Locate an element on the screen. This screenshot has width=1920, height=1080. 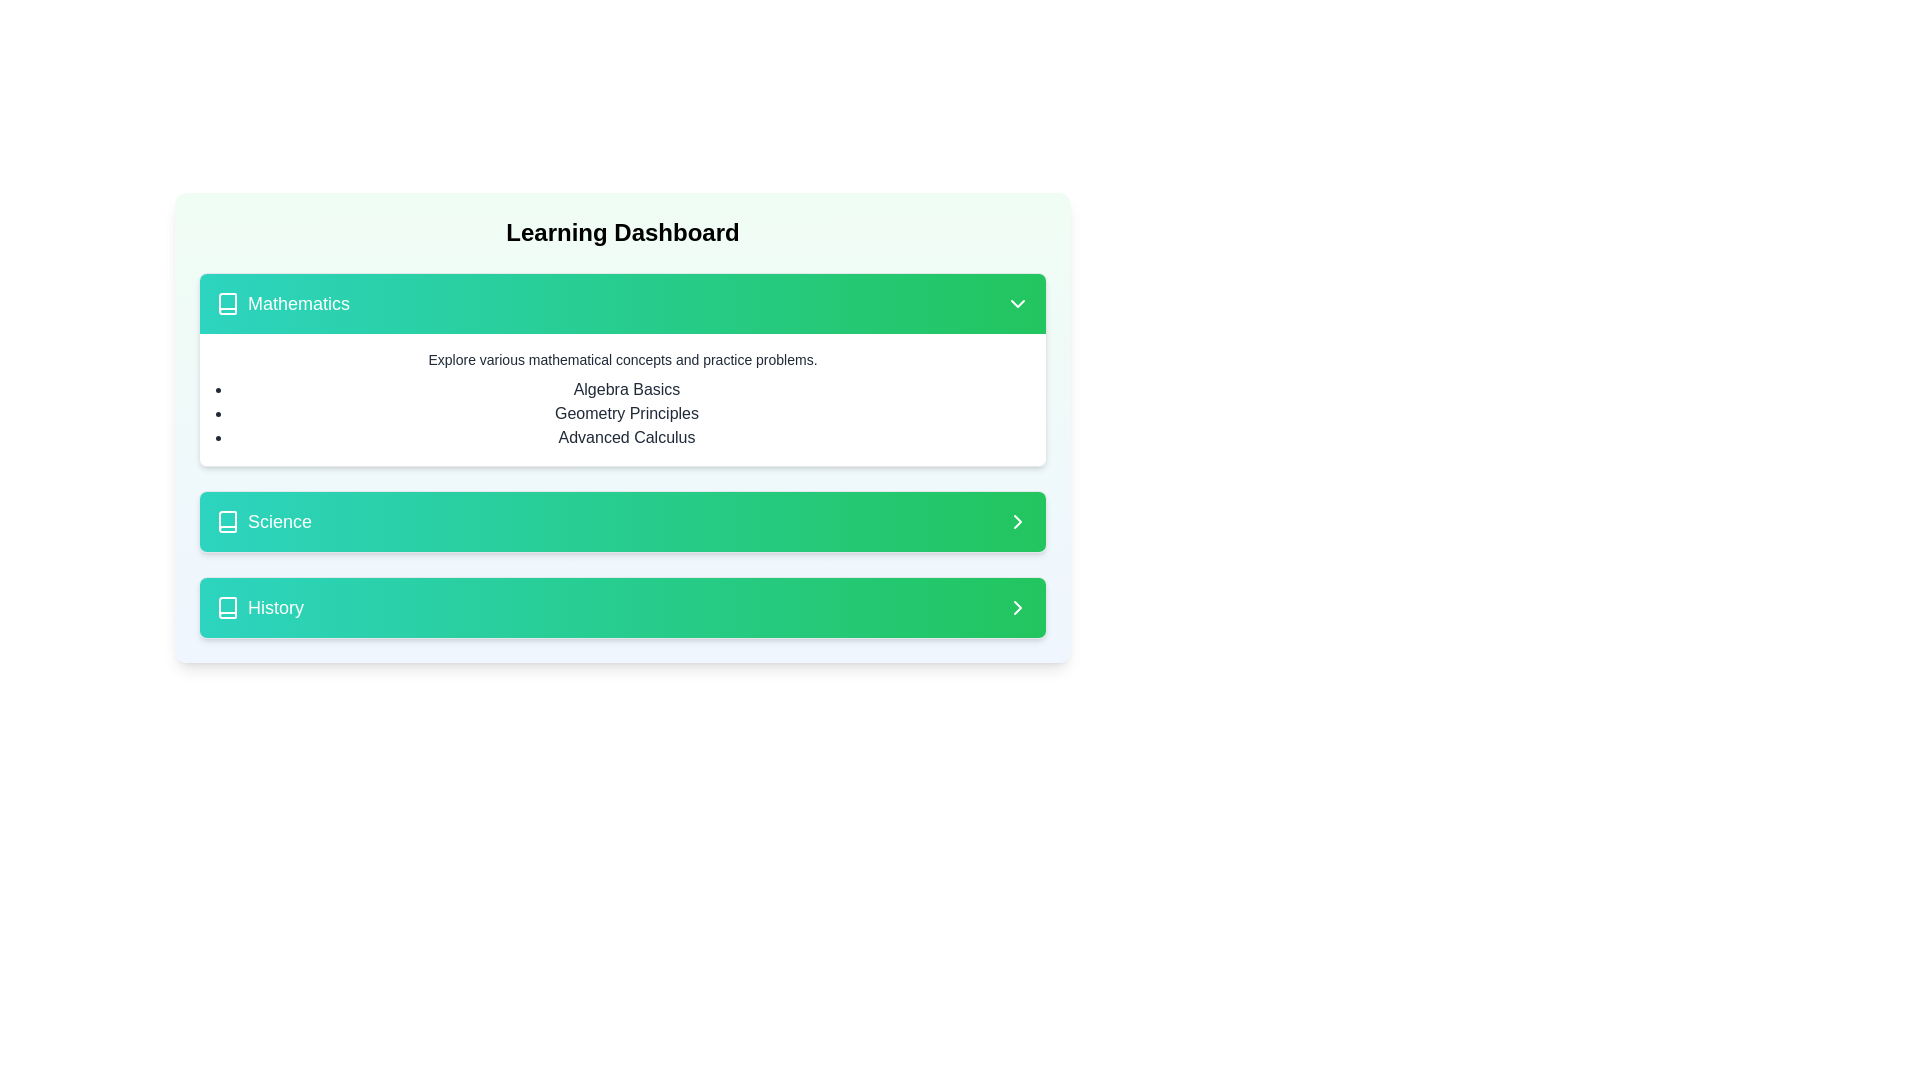
the book icon located to the left of the 'History' text in the green rectangular section labeled 'History' is located at coordinates (227, 607).